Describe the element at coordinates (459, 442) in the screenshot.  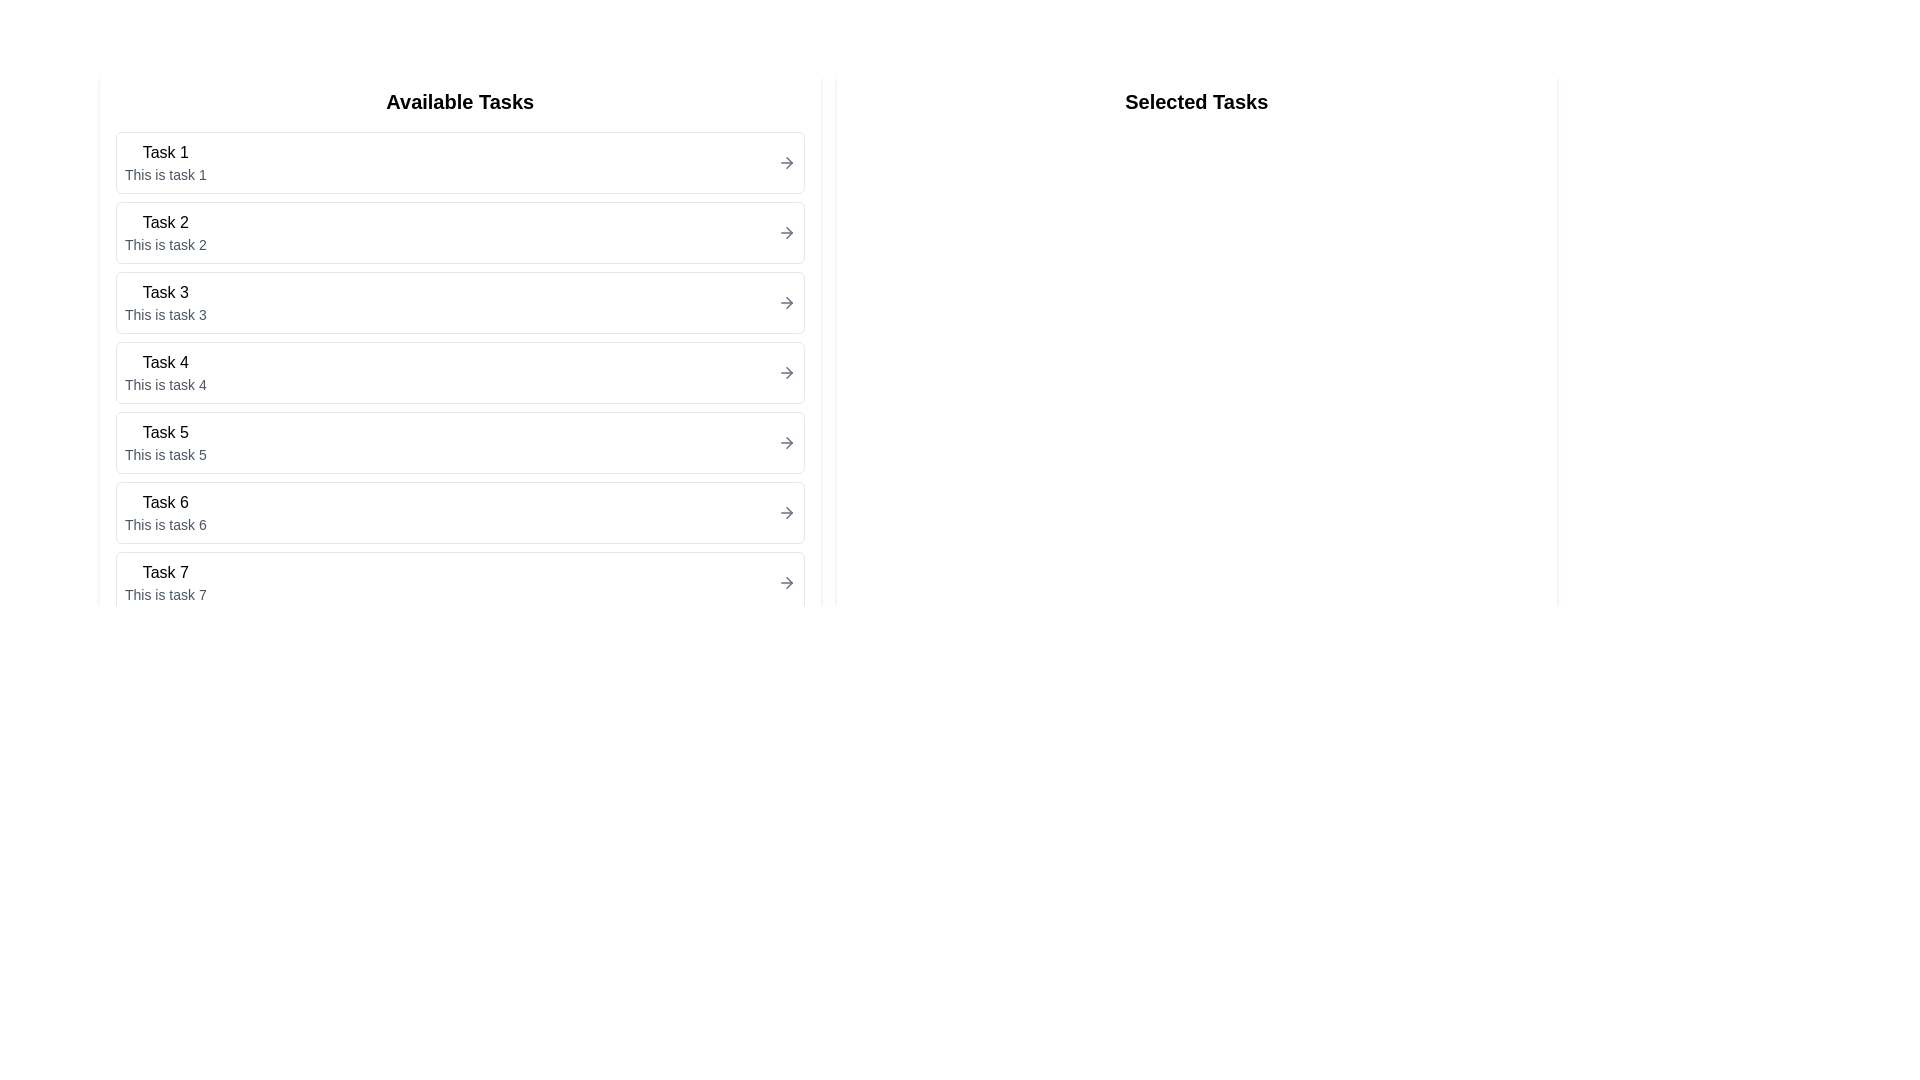
I see `the list item labeled 'Task 5'` at that location.